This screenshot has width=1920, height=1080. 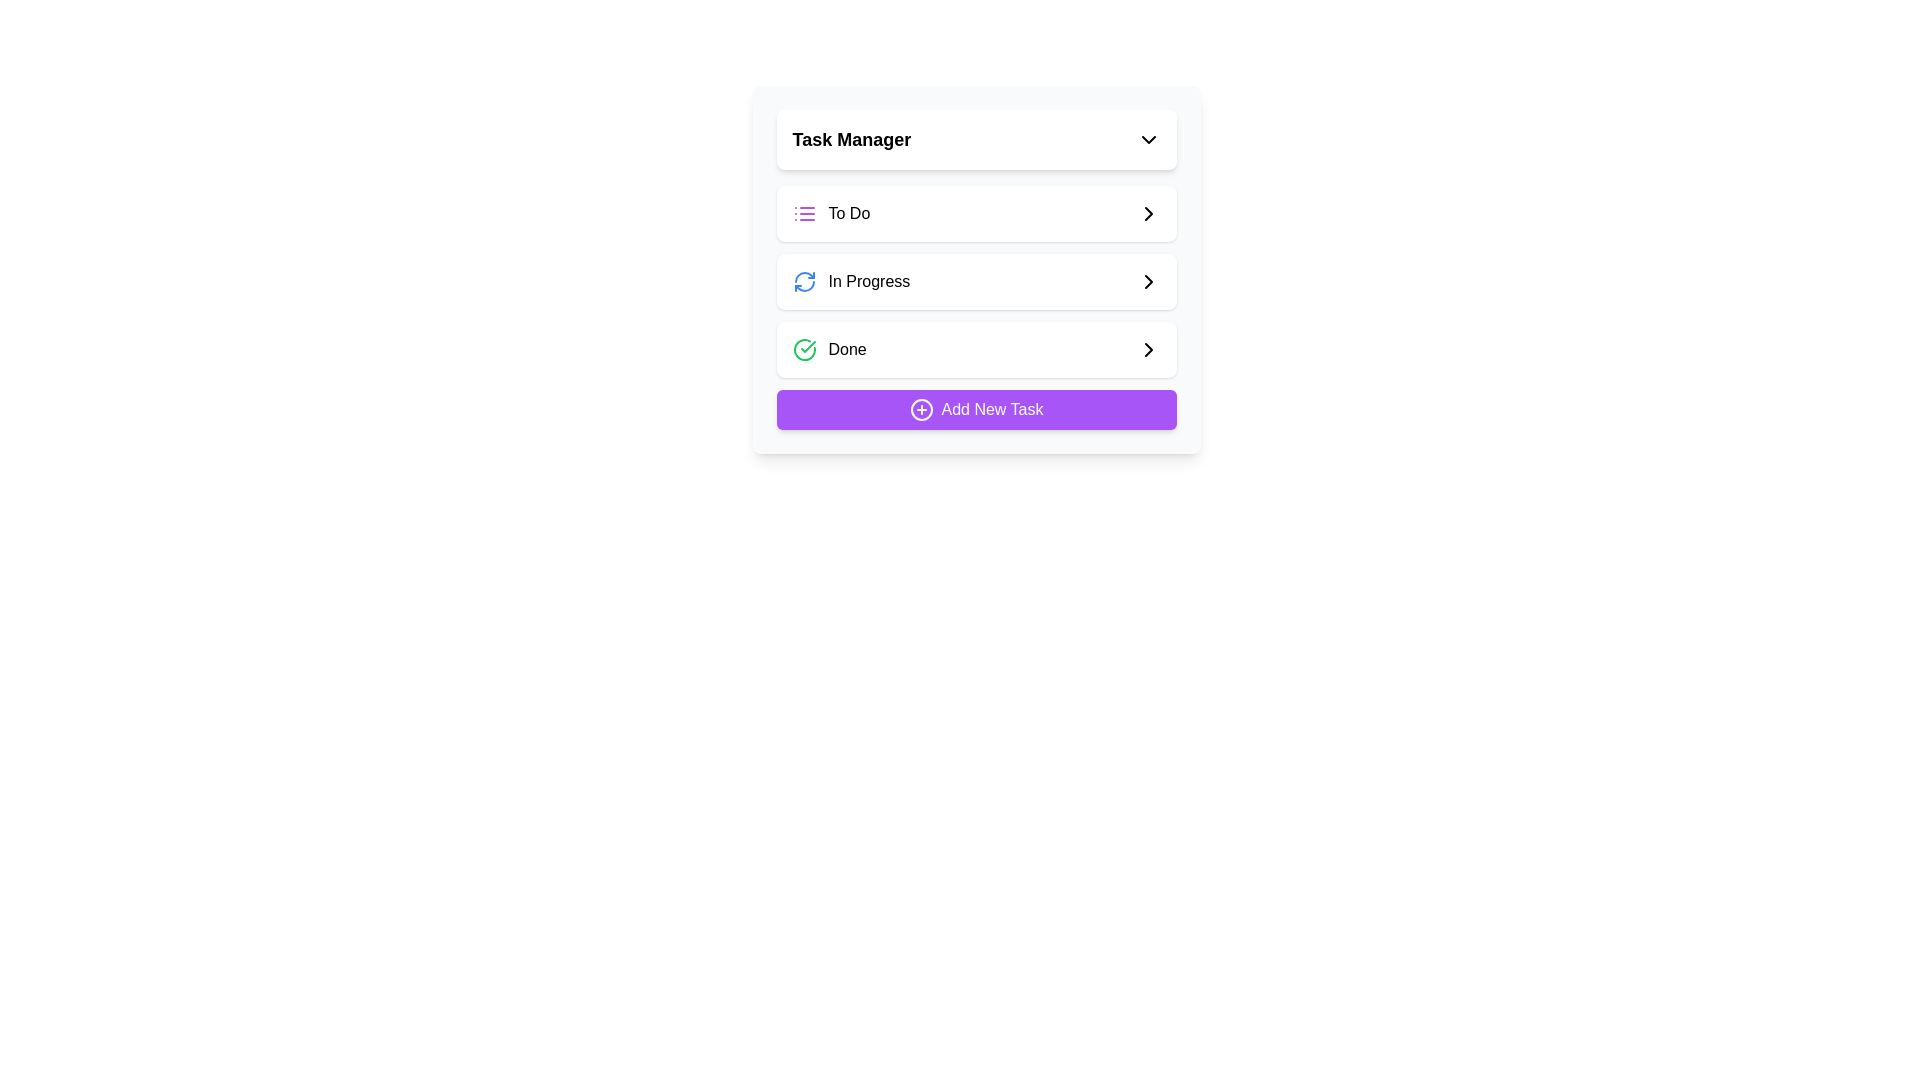 I want to click on text of the Label with accompanying icon located in the second row of the 'Task Manager,' below 'To Do' and above 'Done,' aligned with an arrow icon on the right, so click(x=851, y=281).